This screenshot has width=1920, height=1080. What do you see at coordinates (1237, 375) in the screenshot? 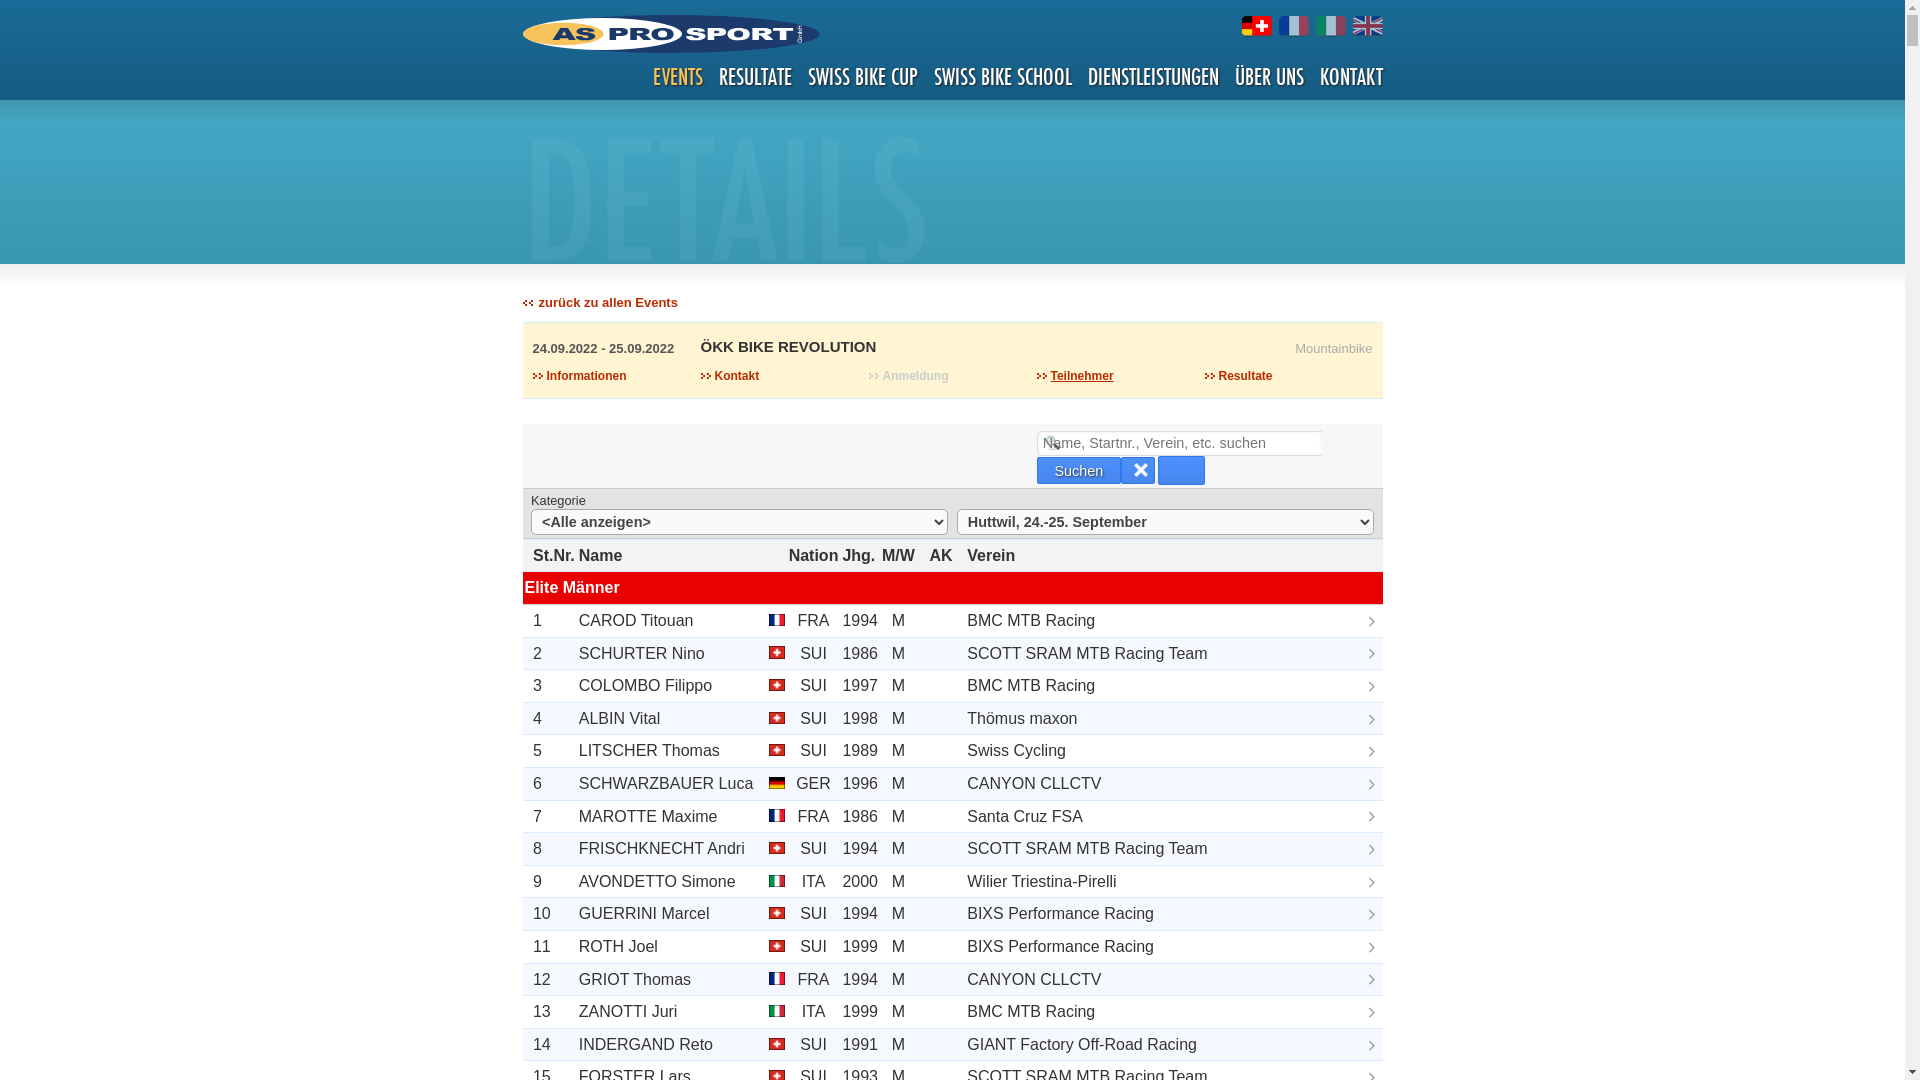
I see `'Resultate'` at bounding box center [1237, 375].